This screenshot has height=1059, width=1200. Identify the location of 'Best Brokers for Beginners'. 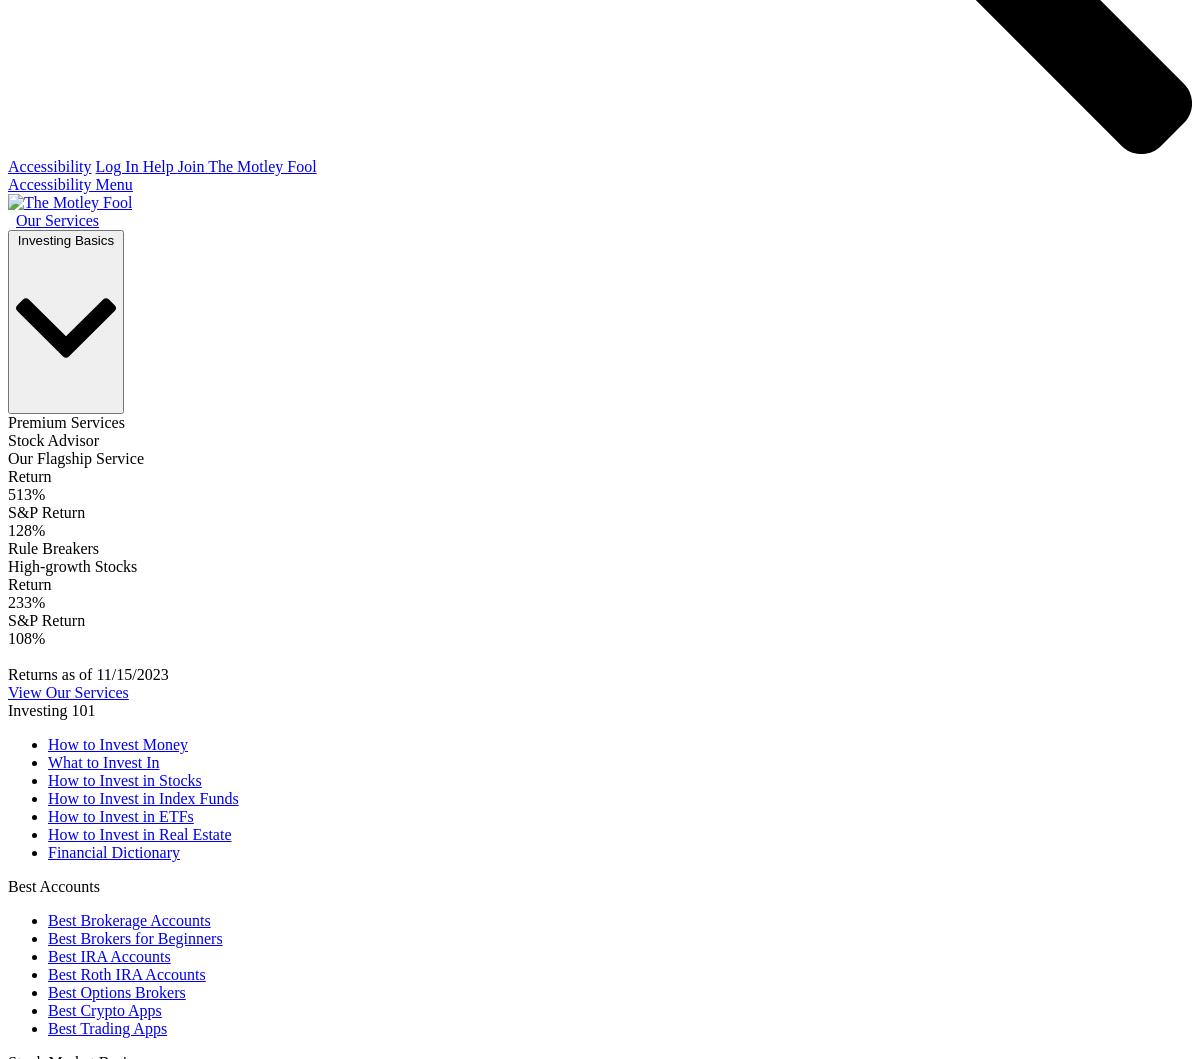
(48, 938).